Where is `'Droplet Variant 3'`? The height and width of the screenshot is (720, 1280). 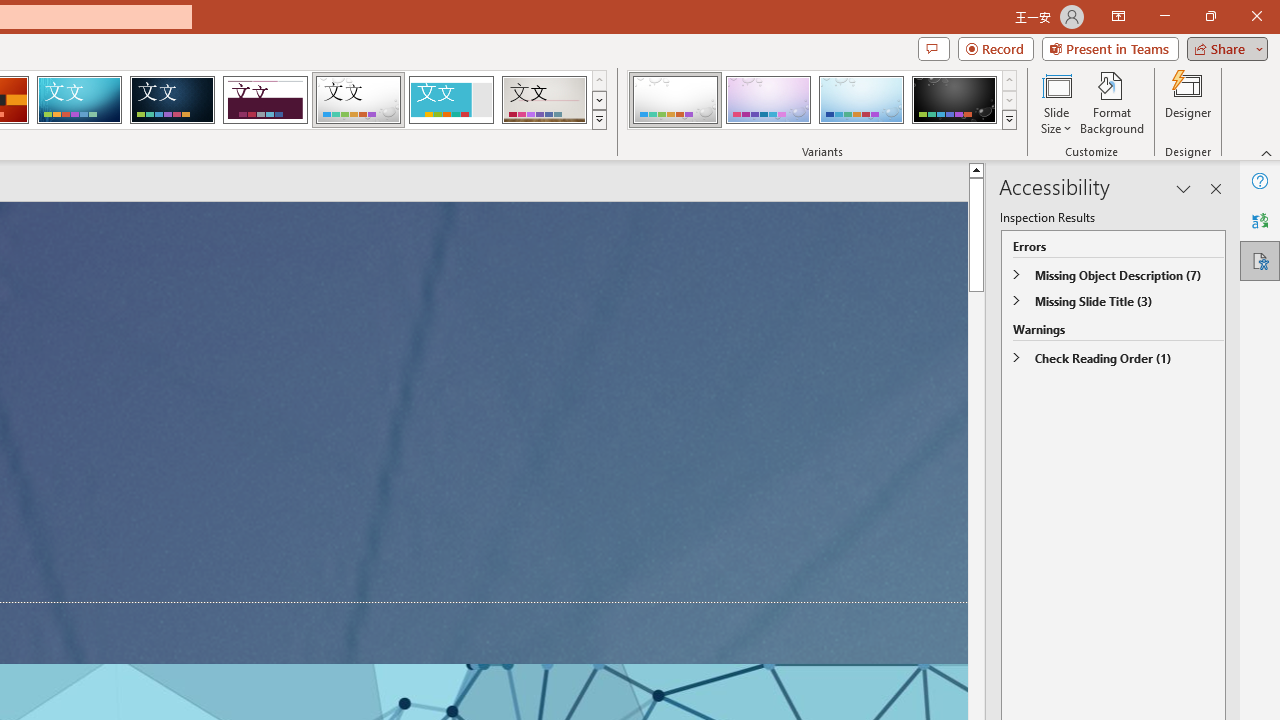
'Droplet Variant 3' is located at coordinates (861, 100).